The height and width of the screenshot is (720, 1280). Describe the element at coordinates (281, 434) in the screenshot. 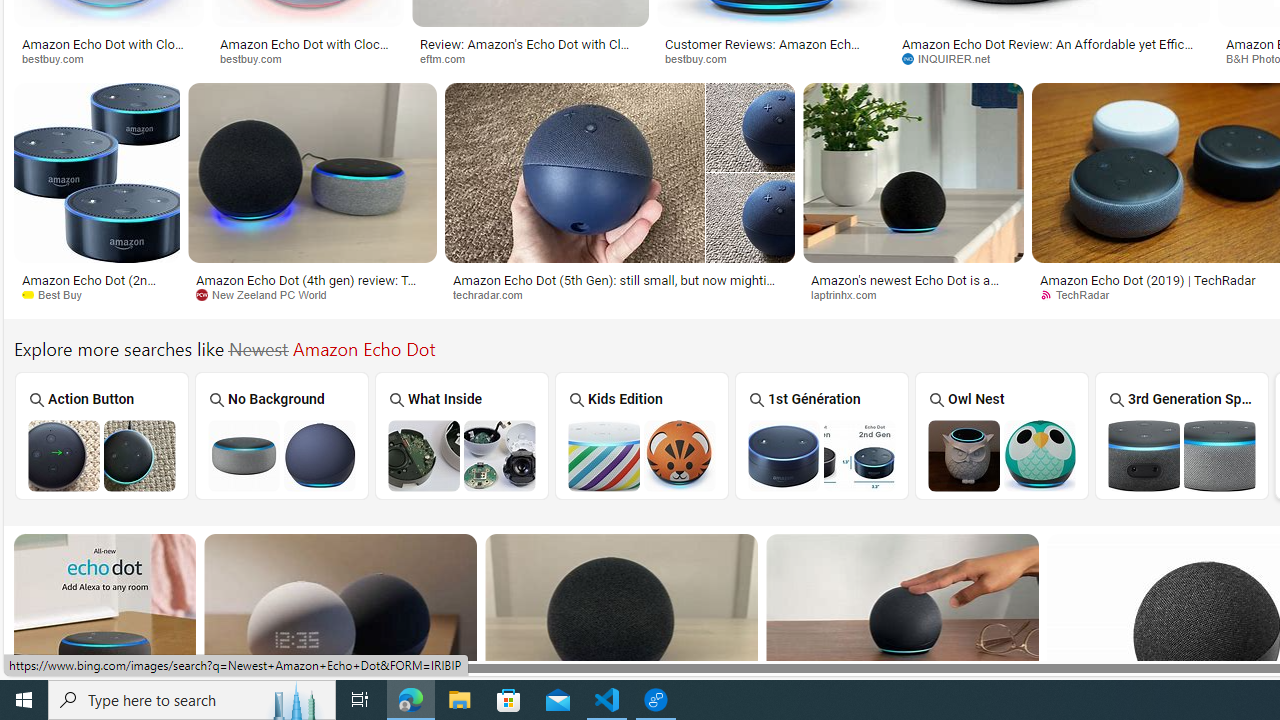

I see `'No Background'` at that location.